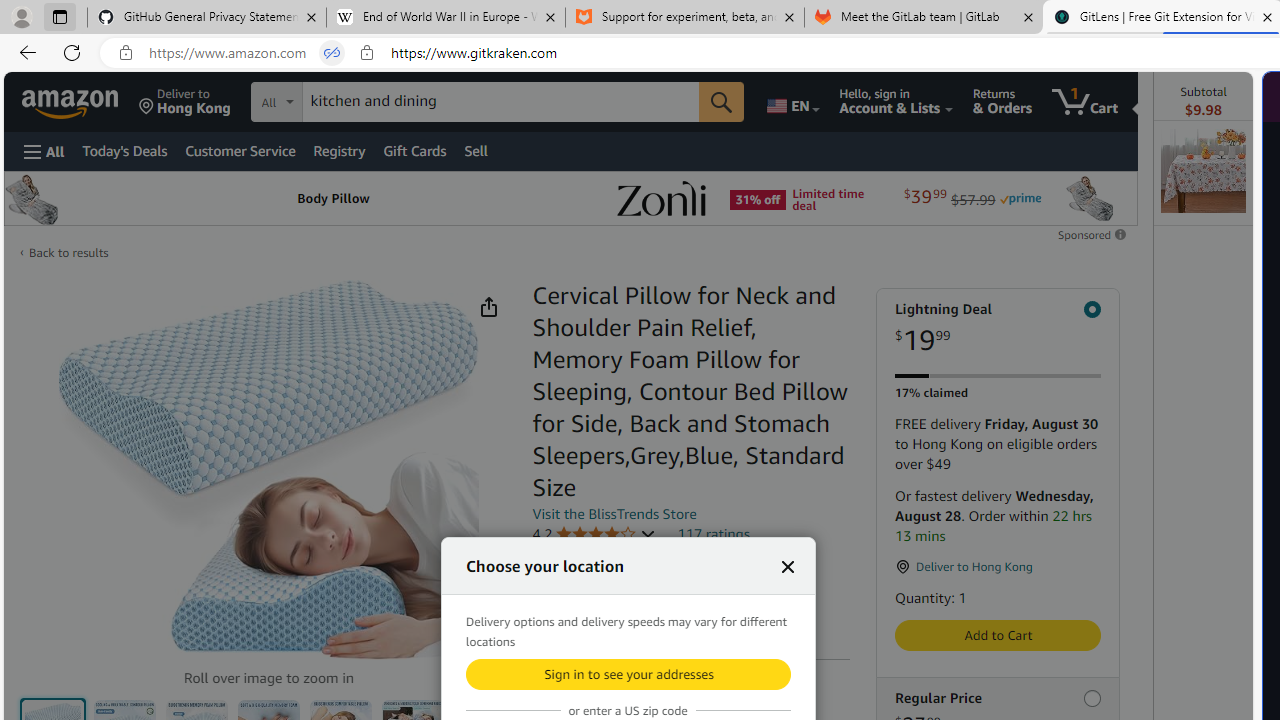  What do you see at coordinates (895, 101) in the screenshot?
I see `'Hello, sign in Account & Lists'` at bounding box center [895, 101].